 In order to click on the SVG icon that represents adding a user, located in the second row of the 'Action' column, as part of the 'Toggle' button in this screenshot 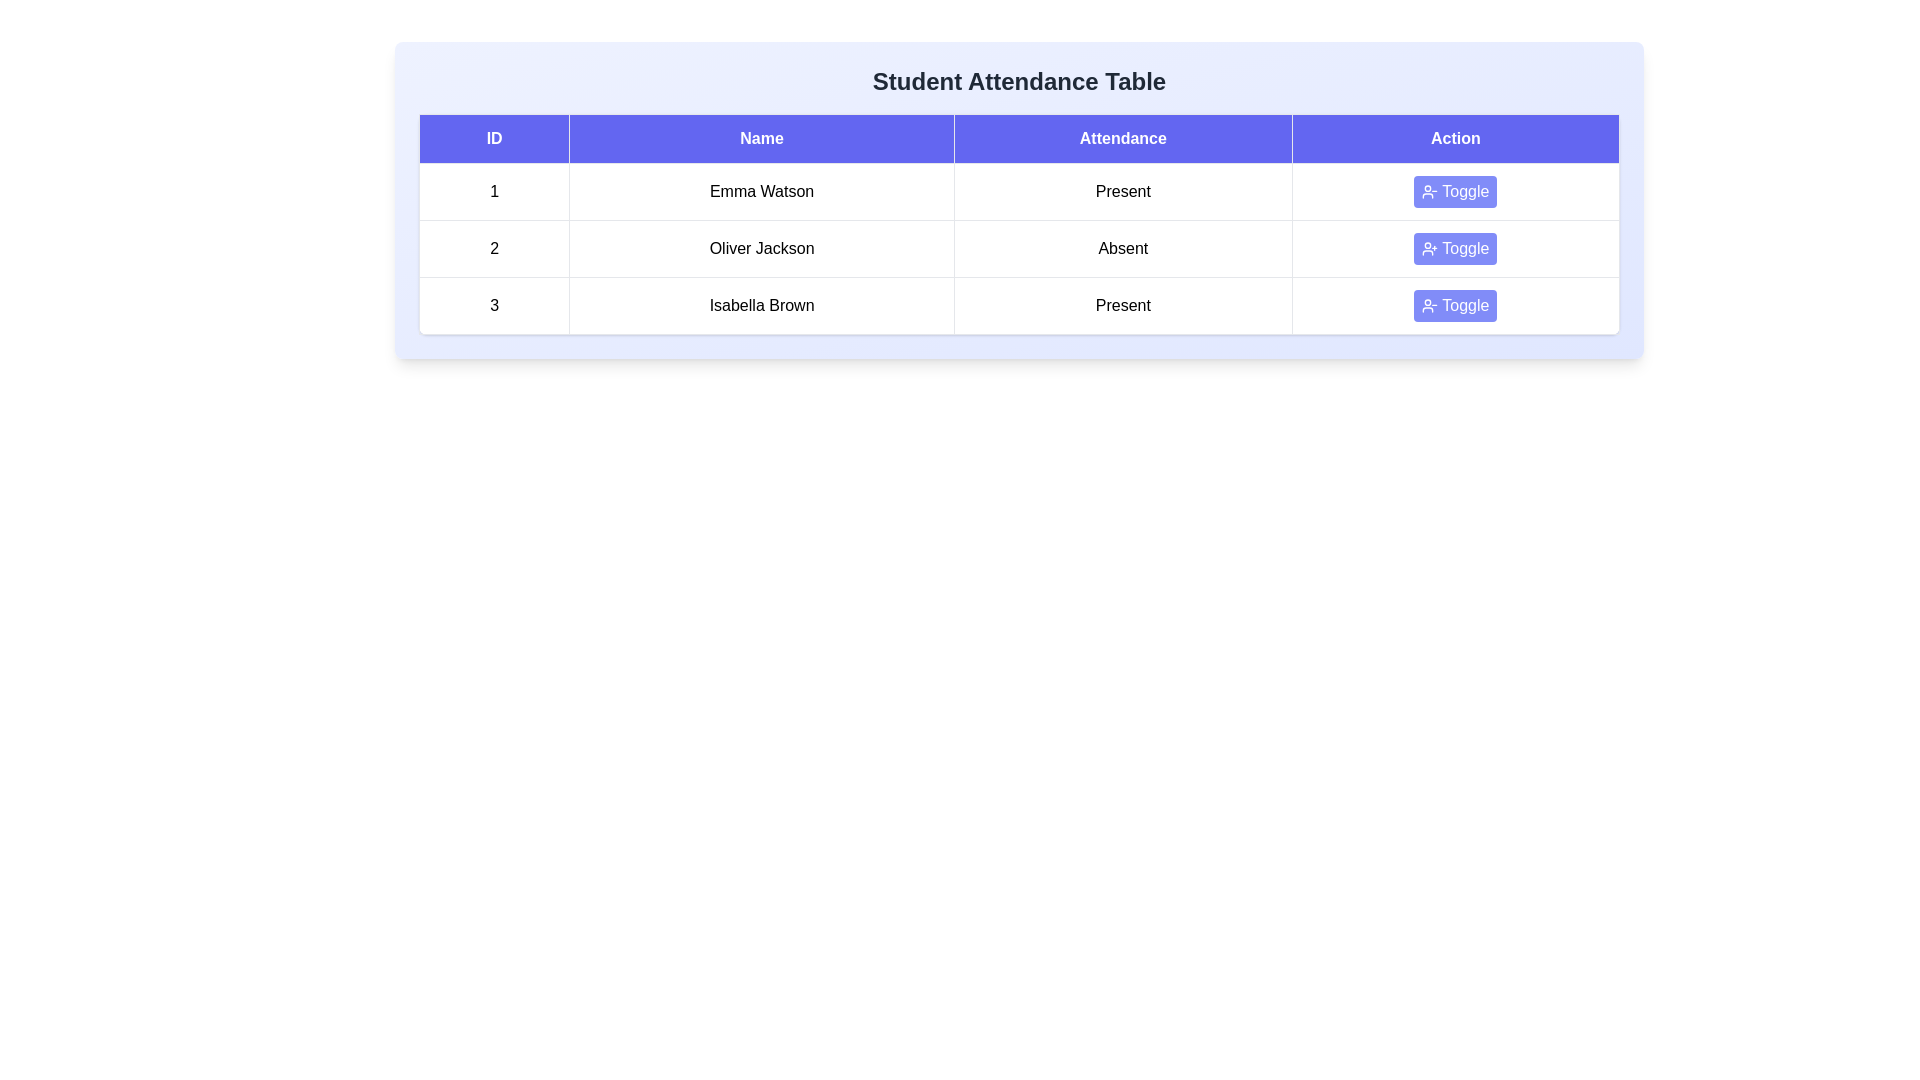, I will do `click(1429, 248)`.